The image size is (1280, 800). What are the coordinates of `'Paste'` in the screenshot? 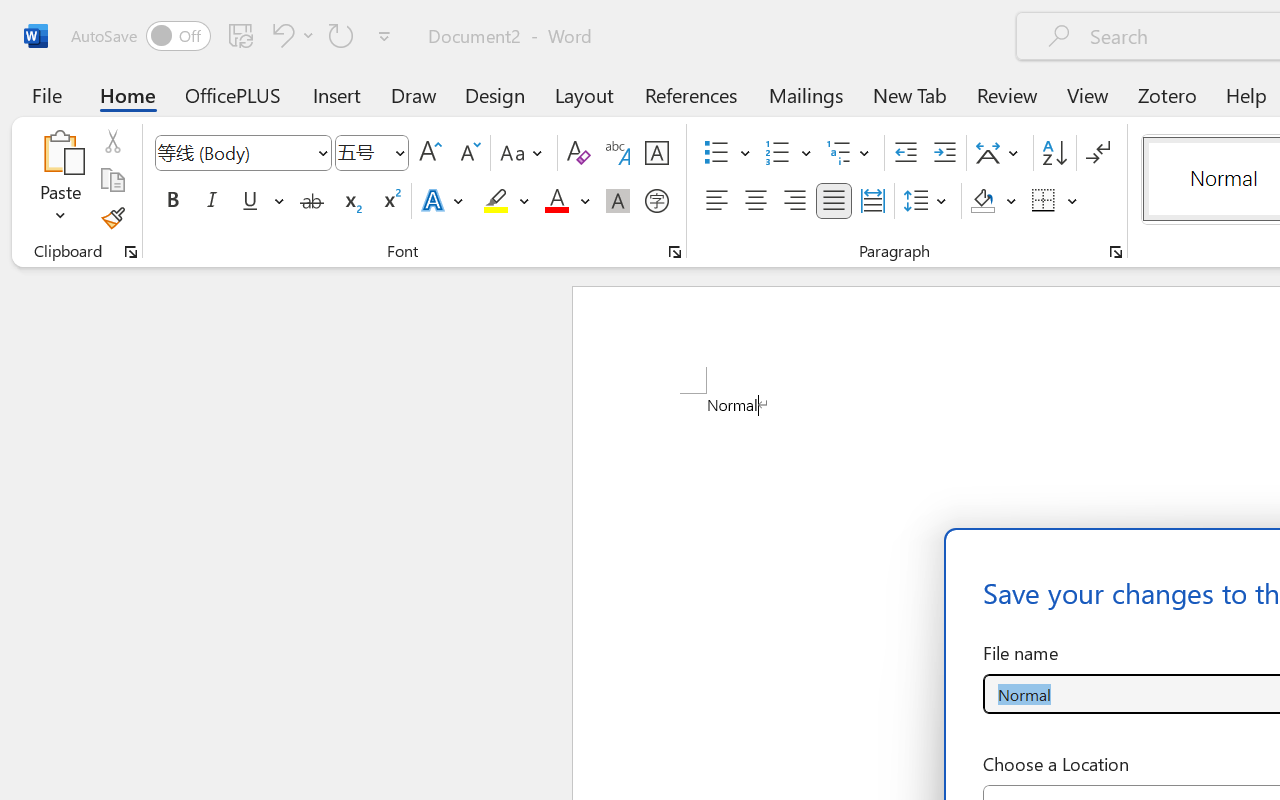 It's located at (60, 151).